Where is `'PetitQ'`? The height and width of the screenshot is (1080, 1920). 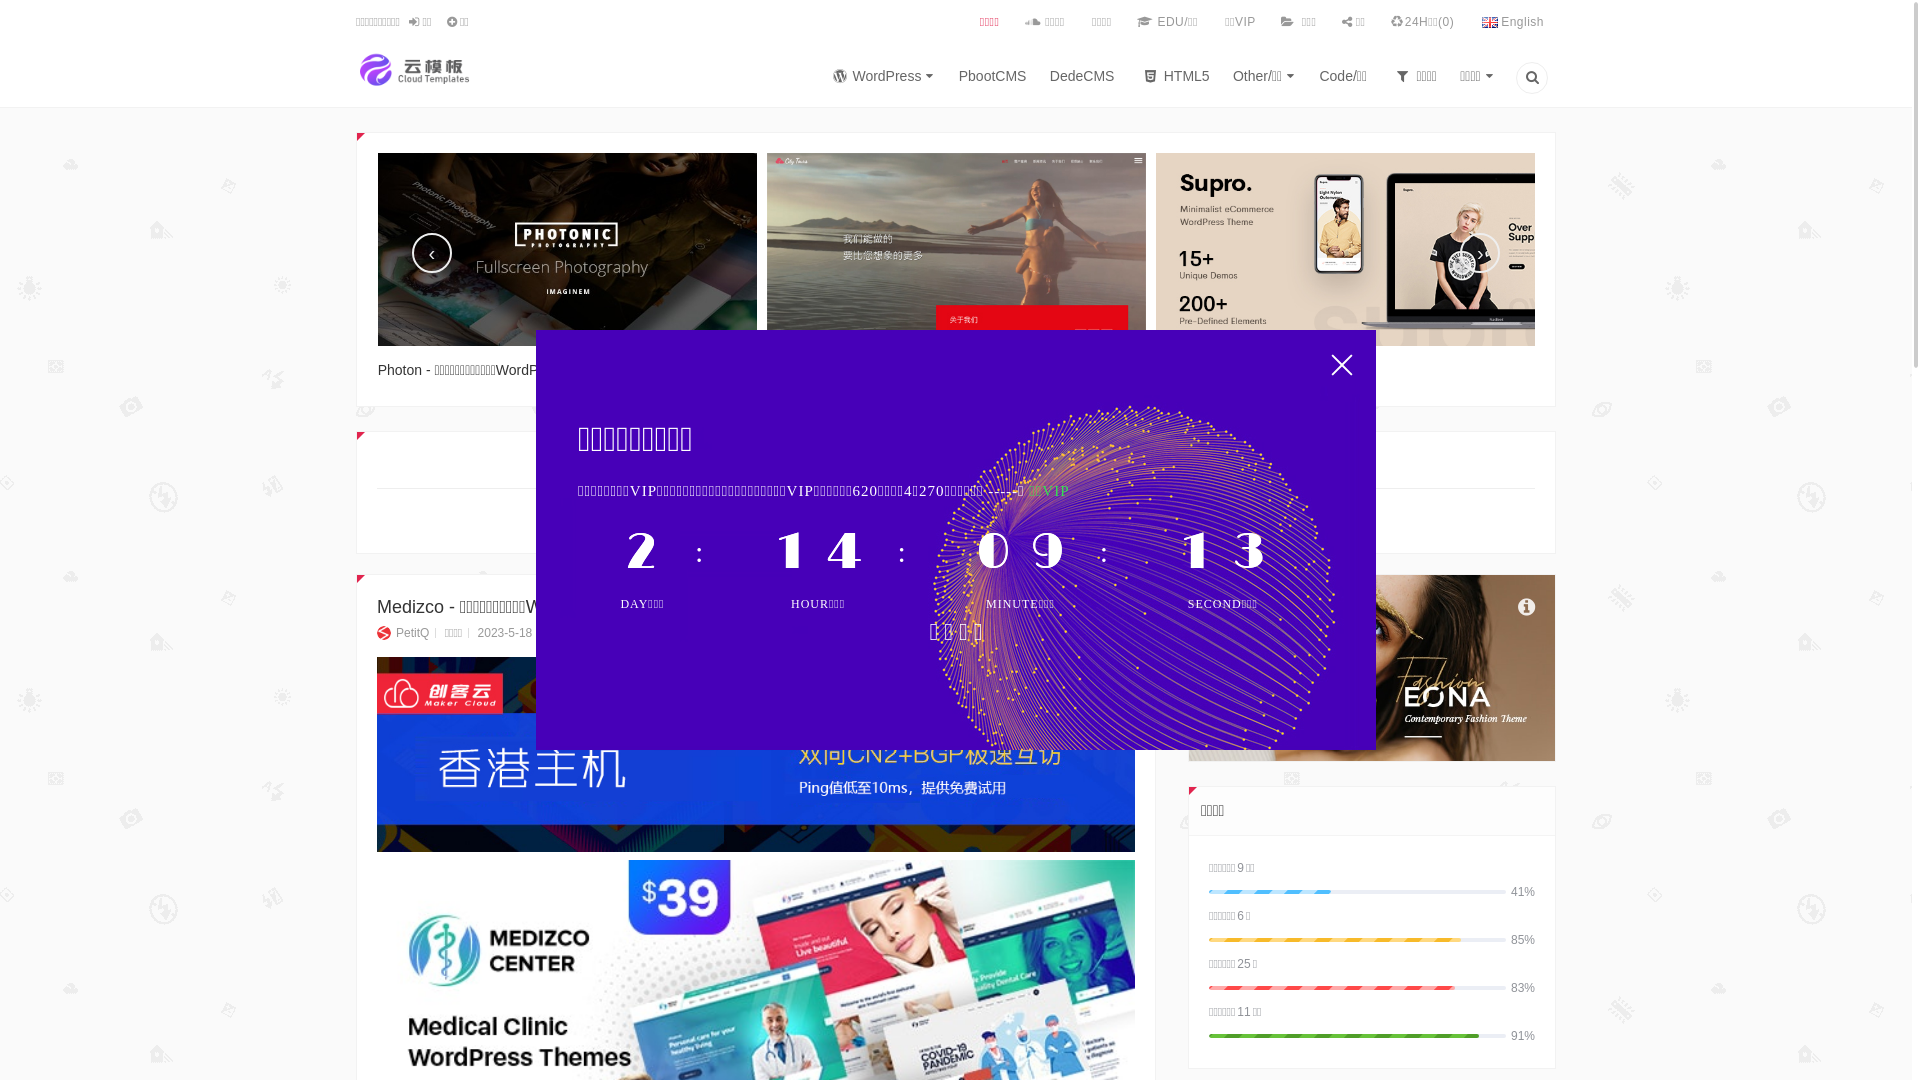 'PetitQ' is located at coordinates (402, 632).